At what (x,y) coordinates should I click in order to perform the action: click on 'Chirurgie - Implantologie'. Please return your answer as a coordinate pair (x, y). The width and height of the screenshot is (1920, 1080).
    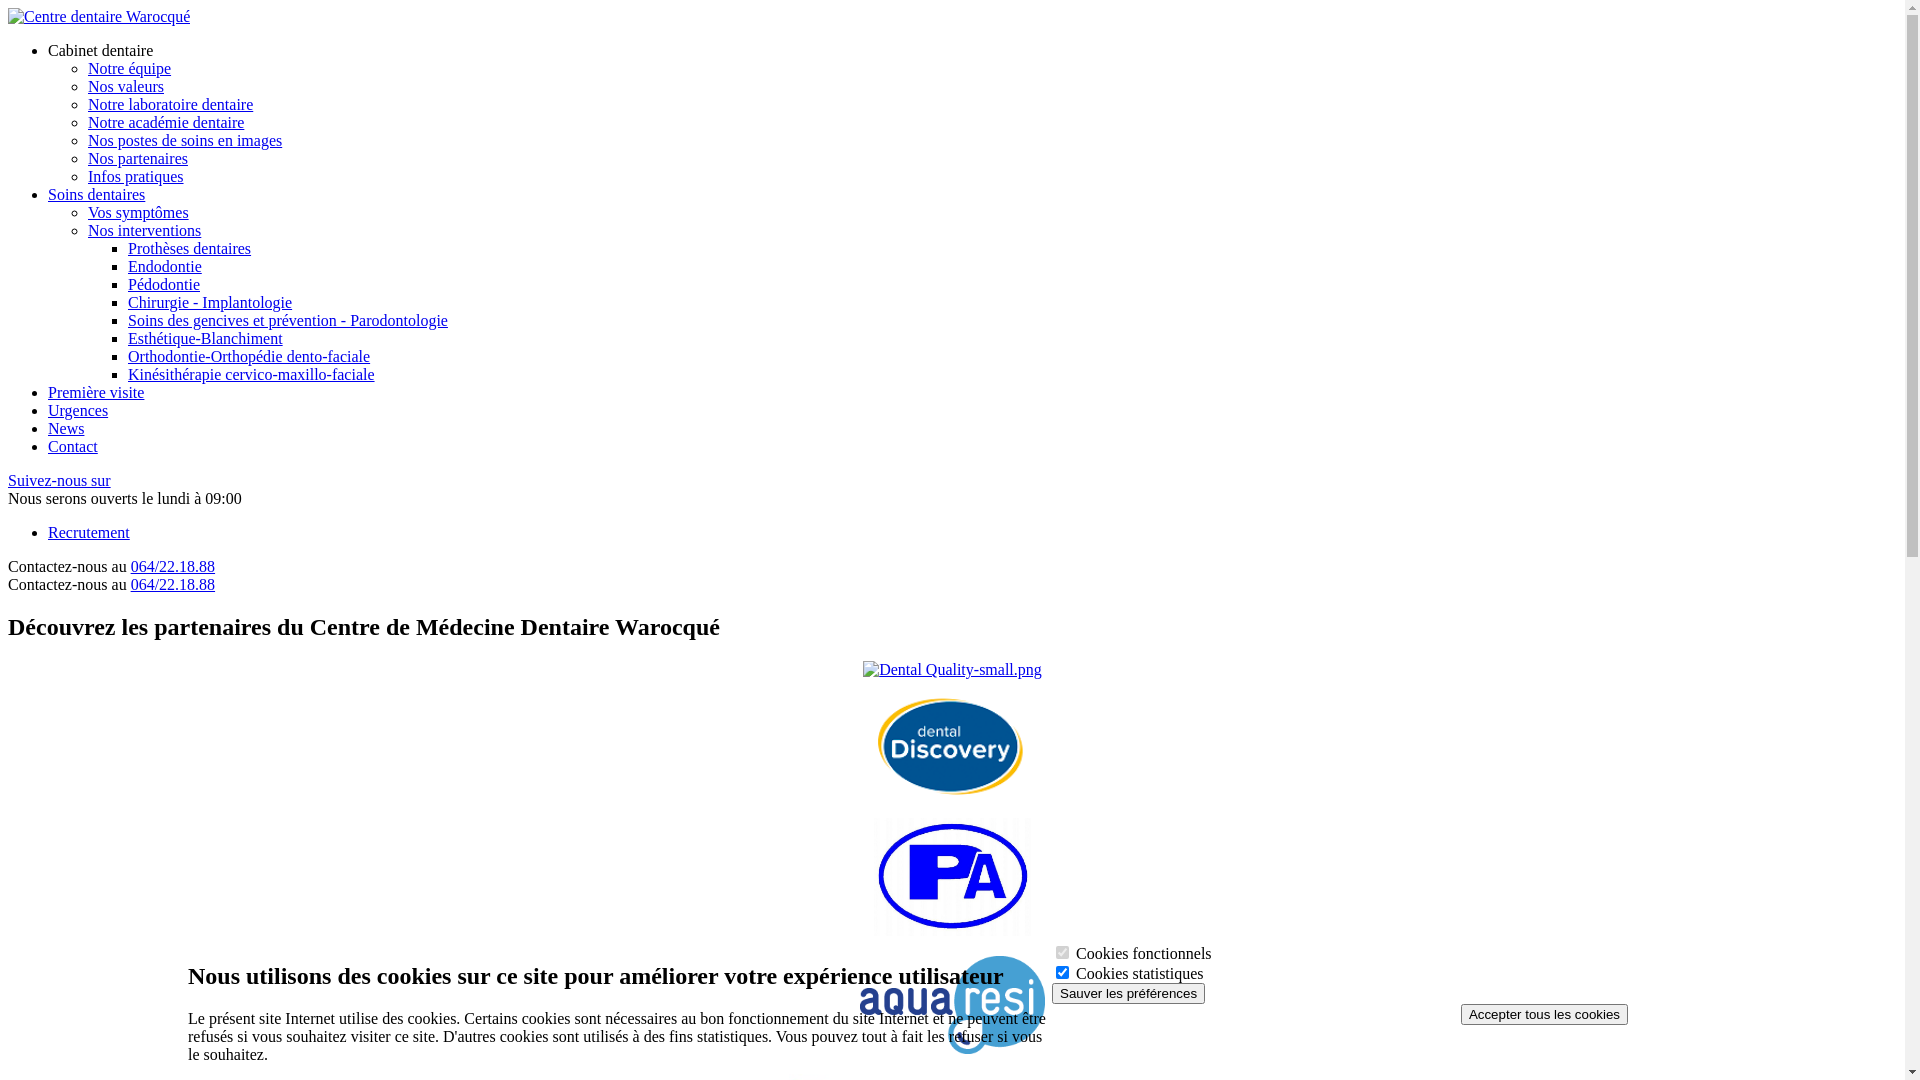
    Looking at the image, I should click on (210, 302).